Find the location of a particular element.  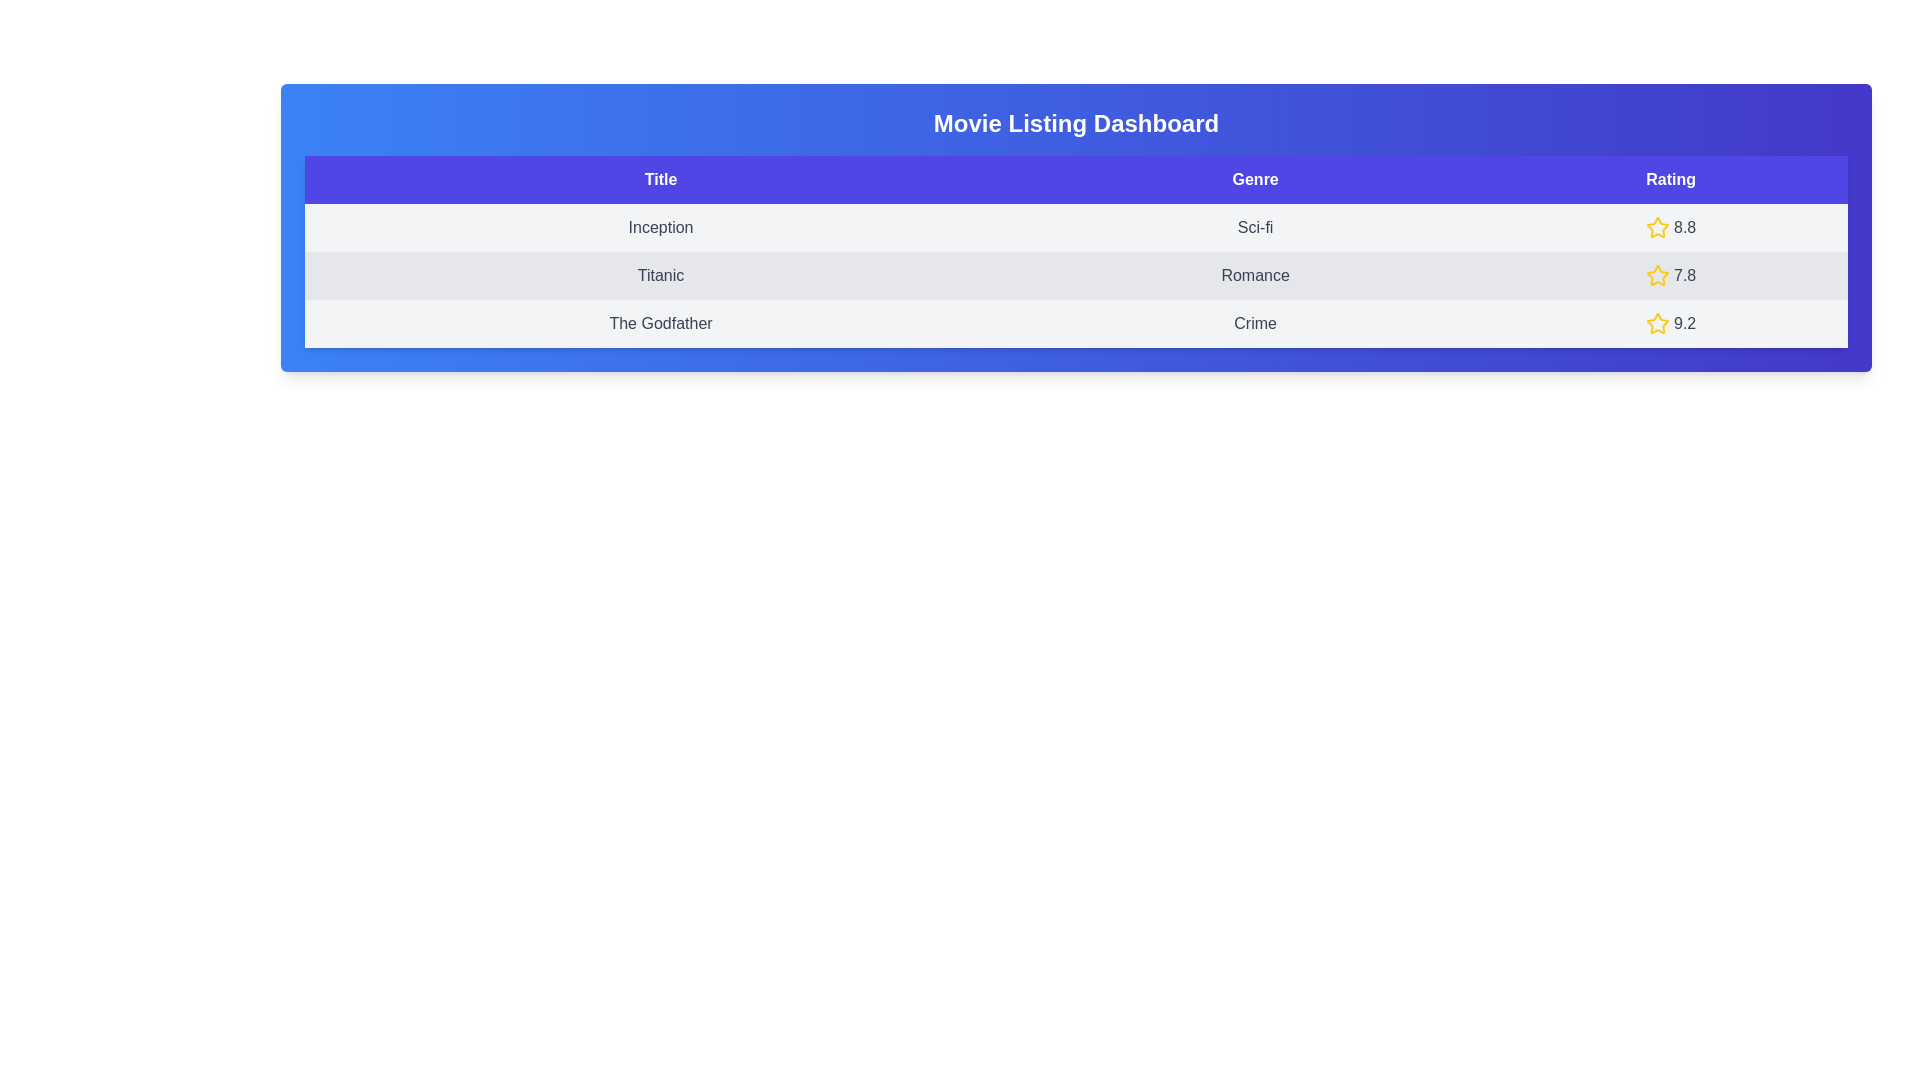

the 'Sci-fi' text label in the 'Genre' column of the movie list, which displays the genre of the movie and is center-aligned with a black font on a light gray background is located at coordinates (1254, 226).